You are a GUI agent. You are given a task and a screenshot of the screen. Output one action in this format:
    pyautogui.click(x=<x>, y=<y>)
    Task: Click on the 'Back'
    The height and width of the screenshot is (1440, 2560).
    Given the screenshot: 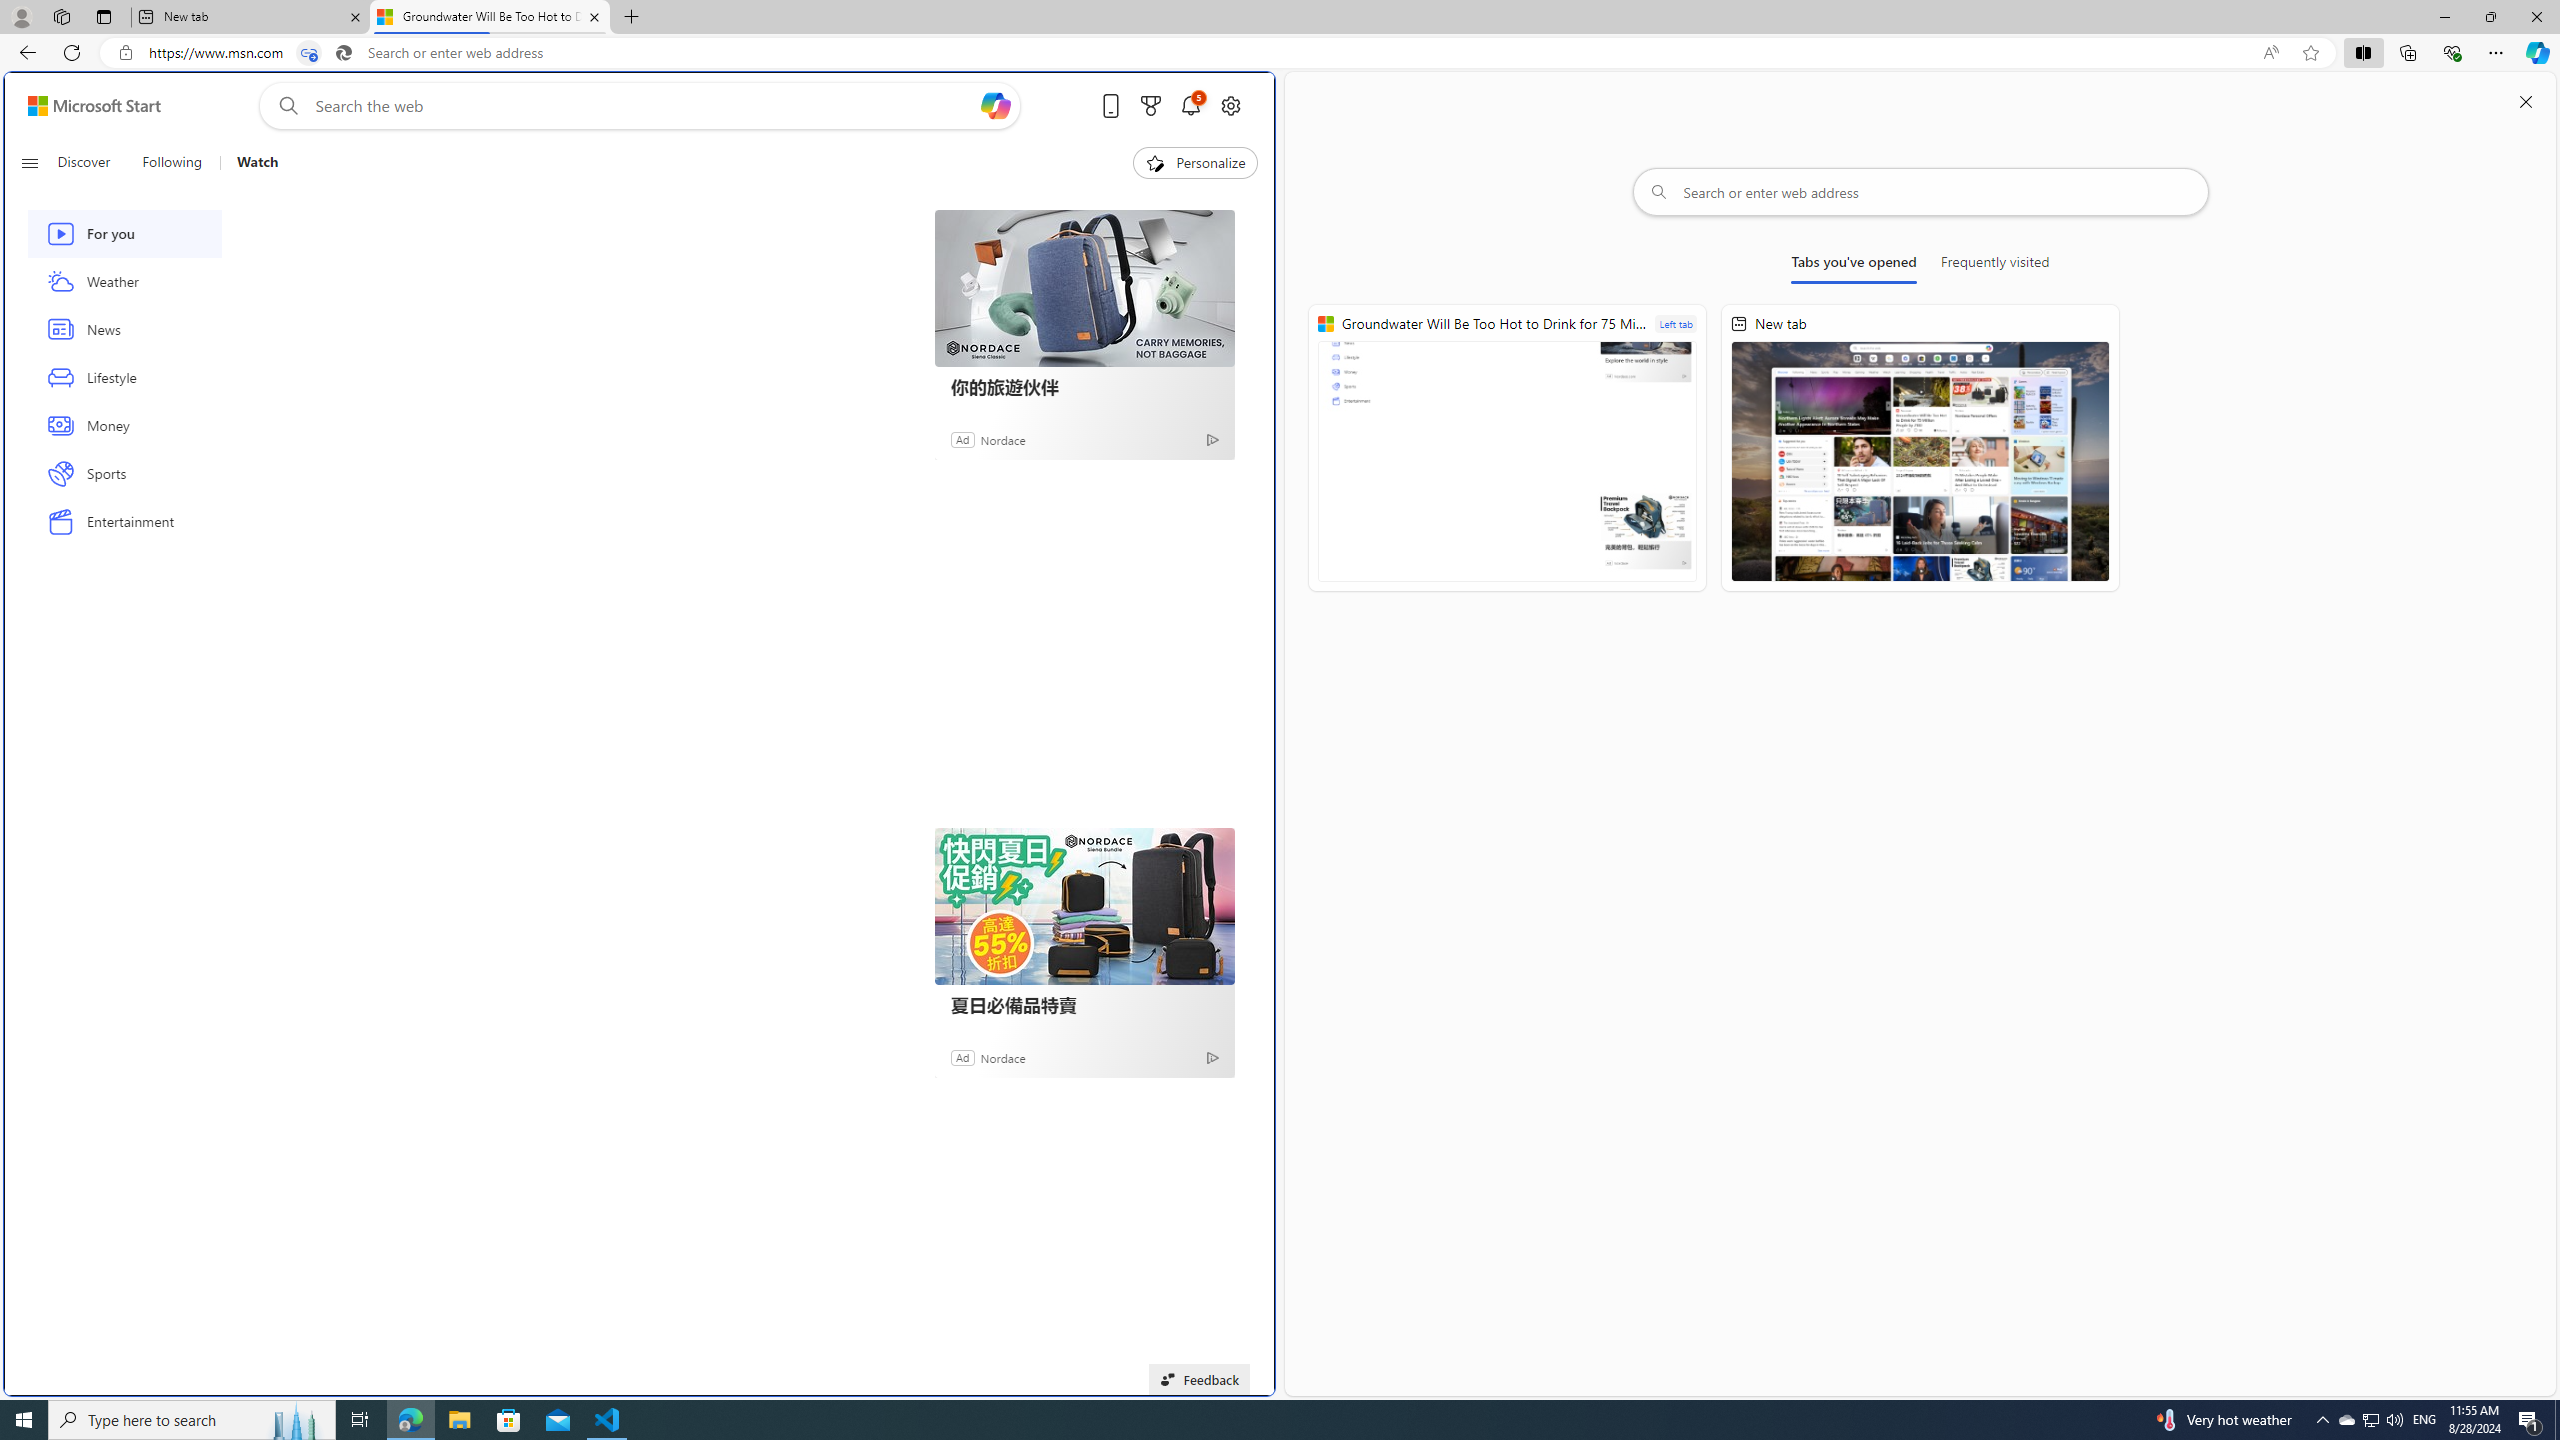 What is the action you would take?
    pyautogui.click(x=24, y=51)
    